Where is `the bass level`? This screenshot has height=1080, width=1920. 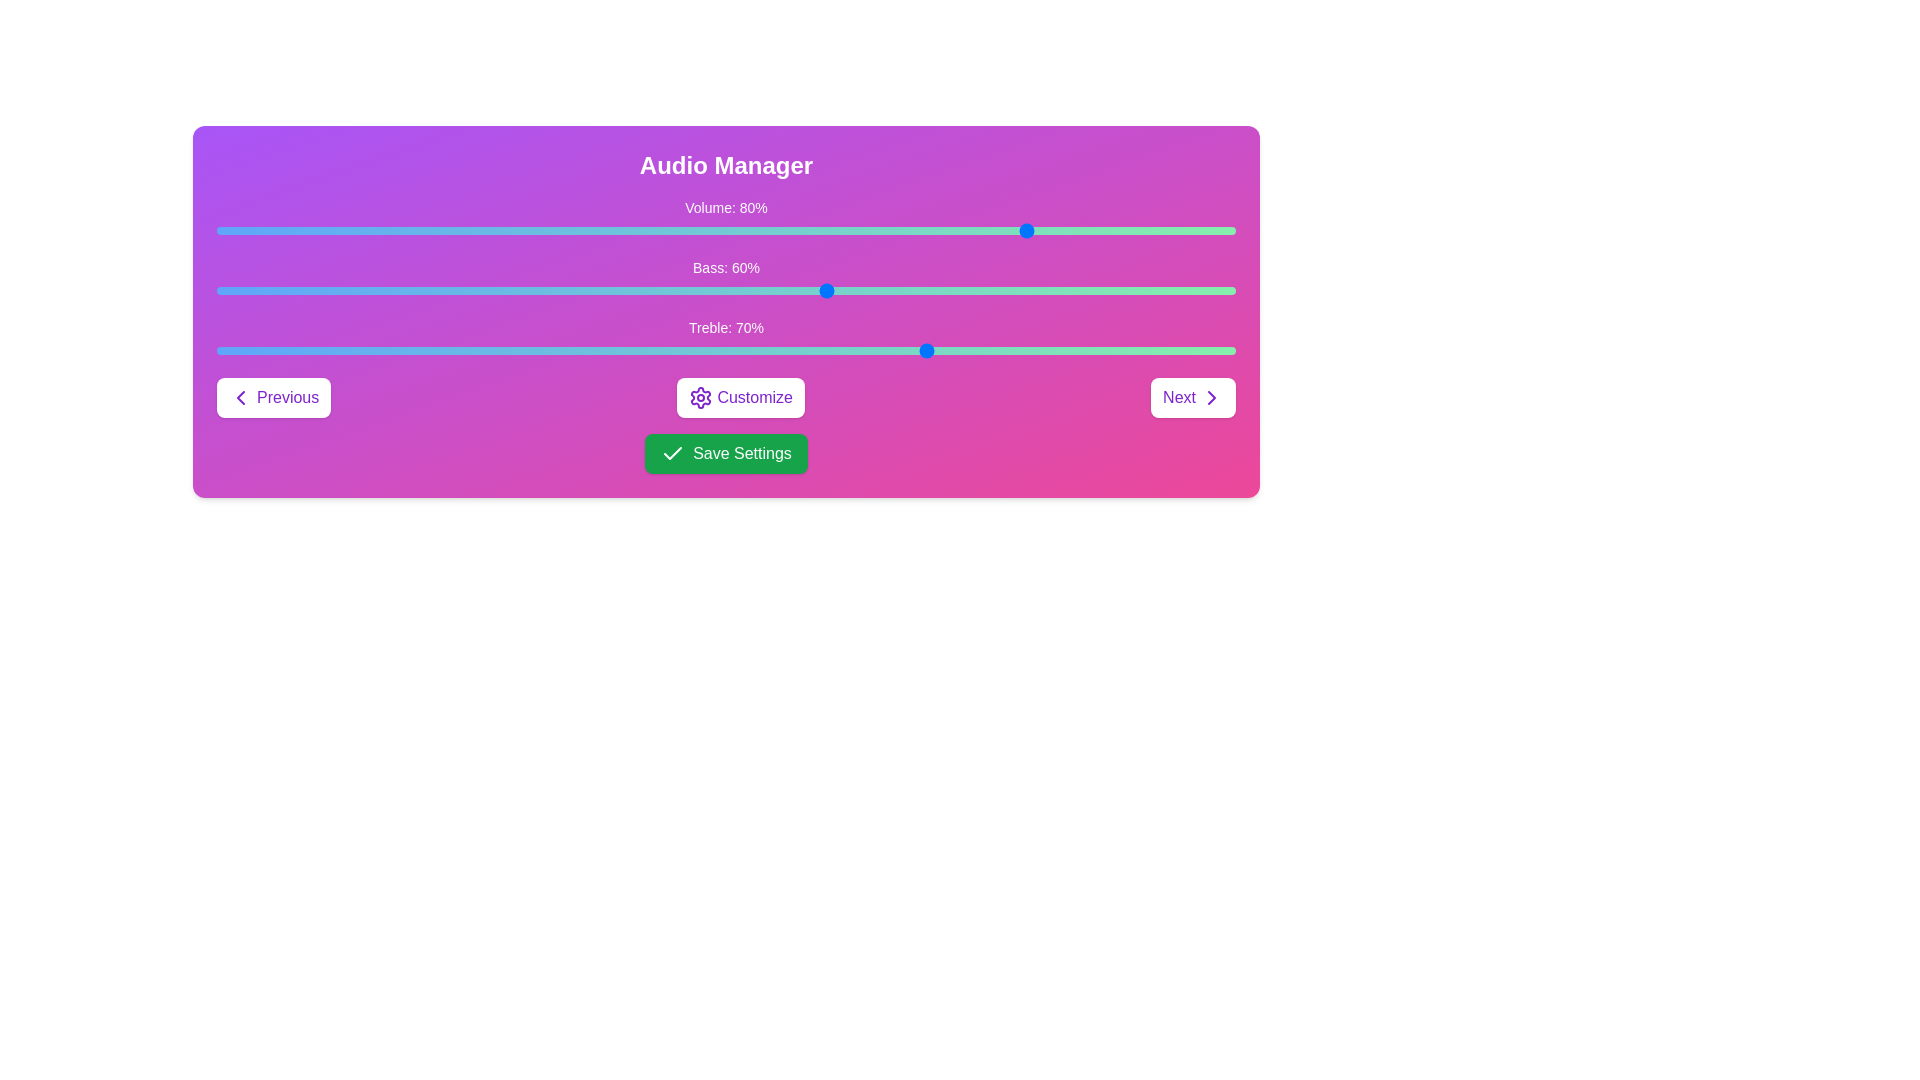 the bass level is located at coordinates (1051, 290).